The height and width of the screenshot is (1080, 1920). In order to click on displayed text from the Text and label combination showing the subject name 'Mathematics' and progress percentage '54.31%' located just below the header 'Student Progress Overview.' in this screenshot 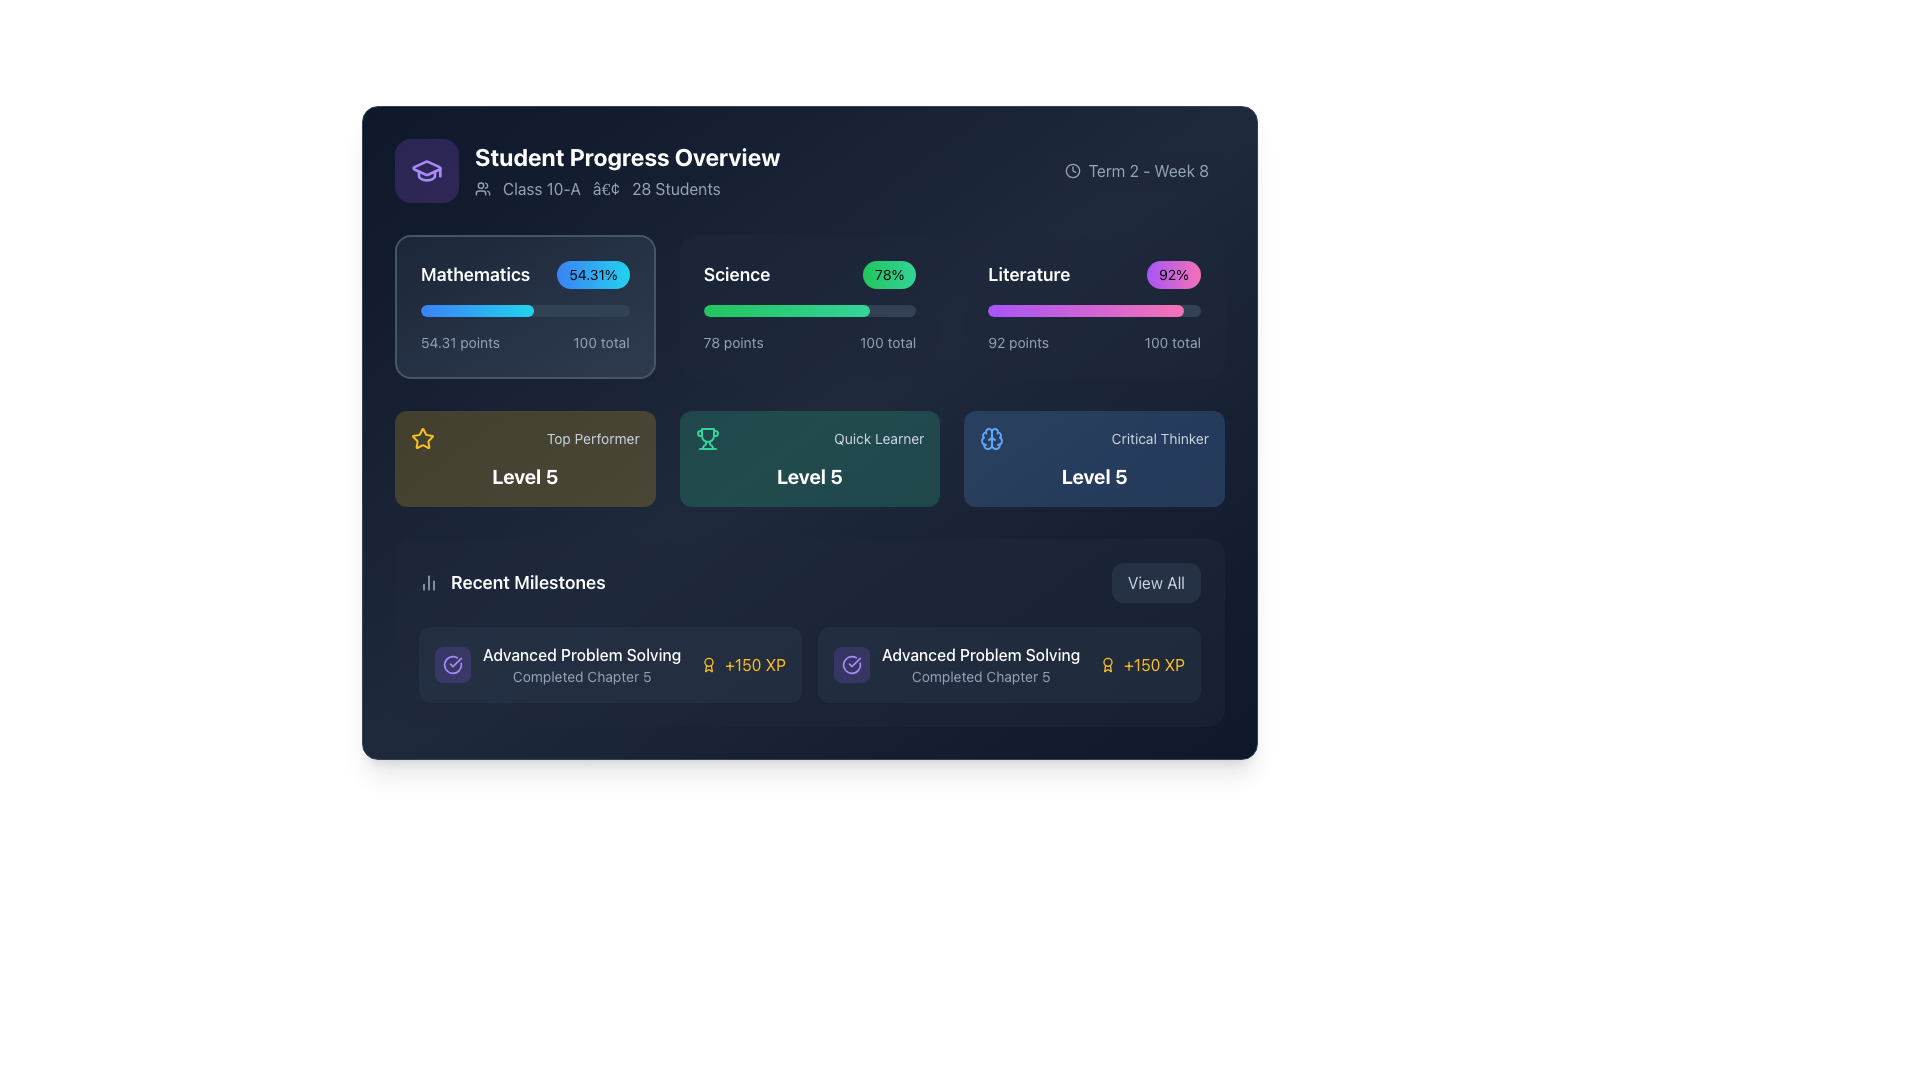, I will do `click(525, 274)`.